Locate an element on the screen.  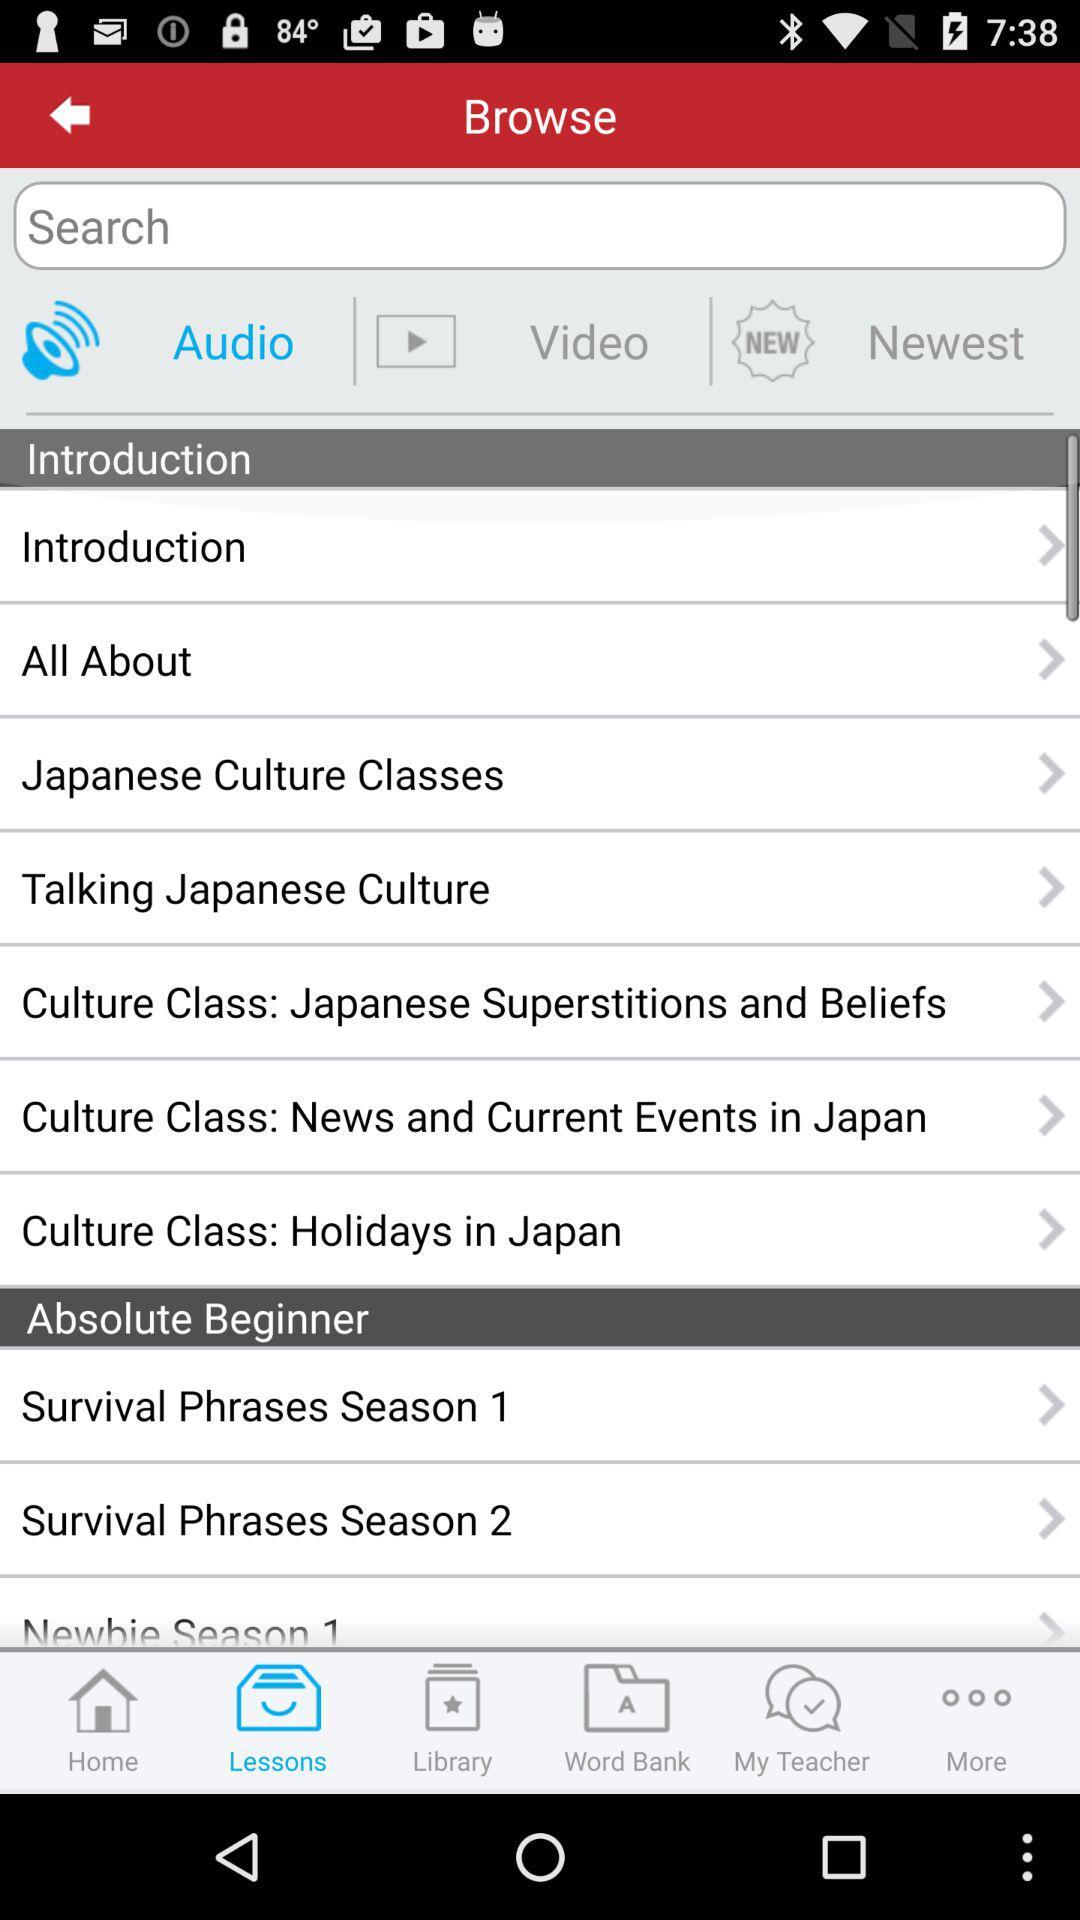
home right to lessons is located at coordinates (103, 1720).